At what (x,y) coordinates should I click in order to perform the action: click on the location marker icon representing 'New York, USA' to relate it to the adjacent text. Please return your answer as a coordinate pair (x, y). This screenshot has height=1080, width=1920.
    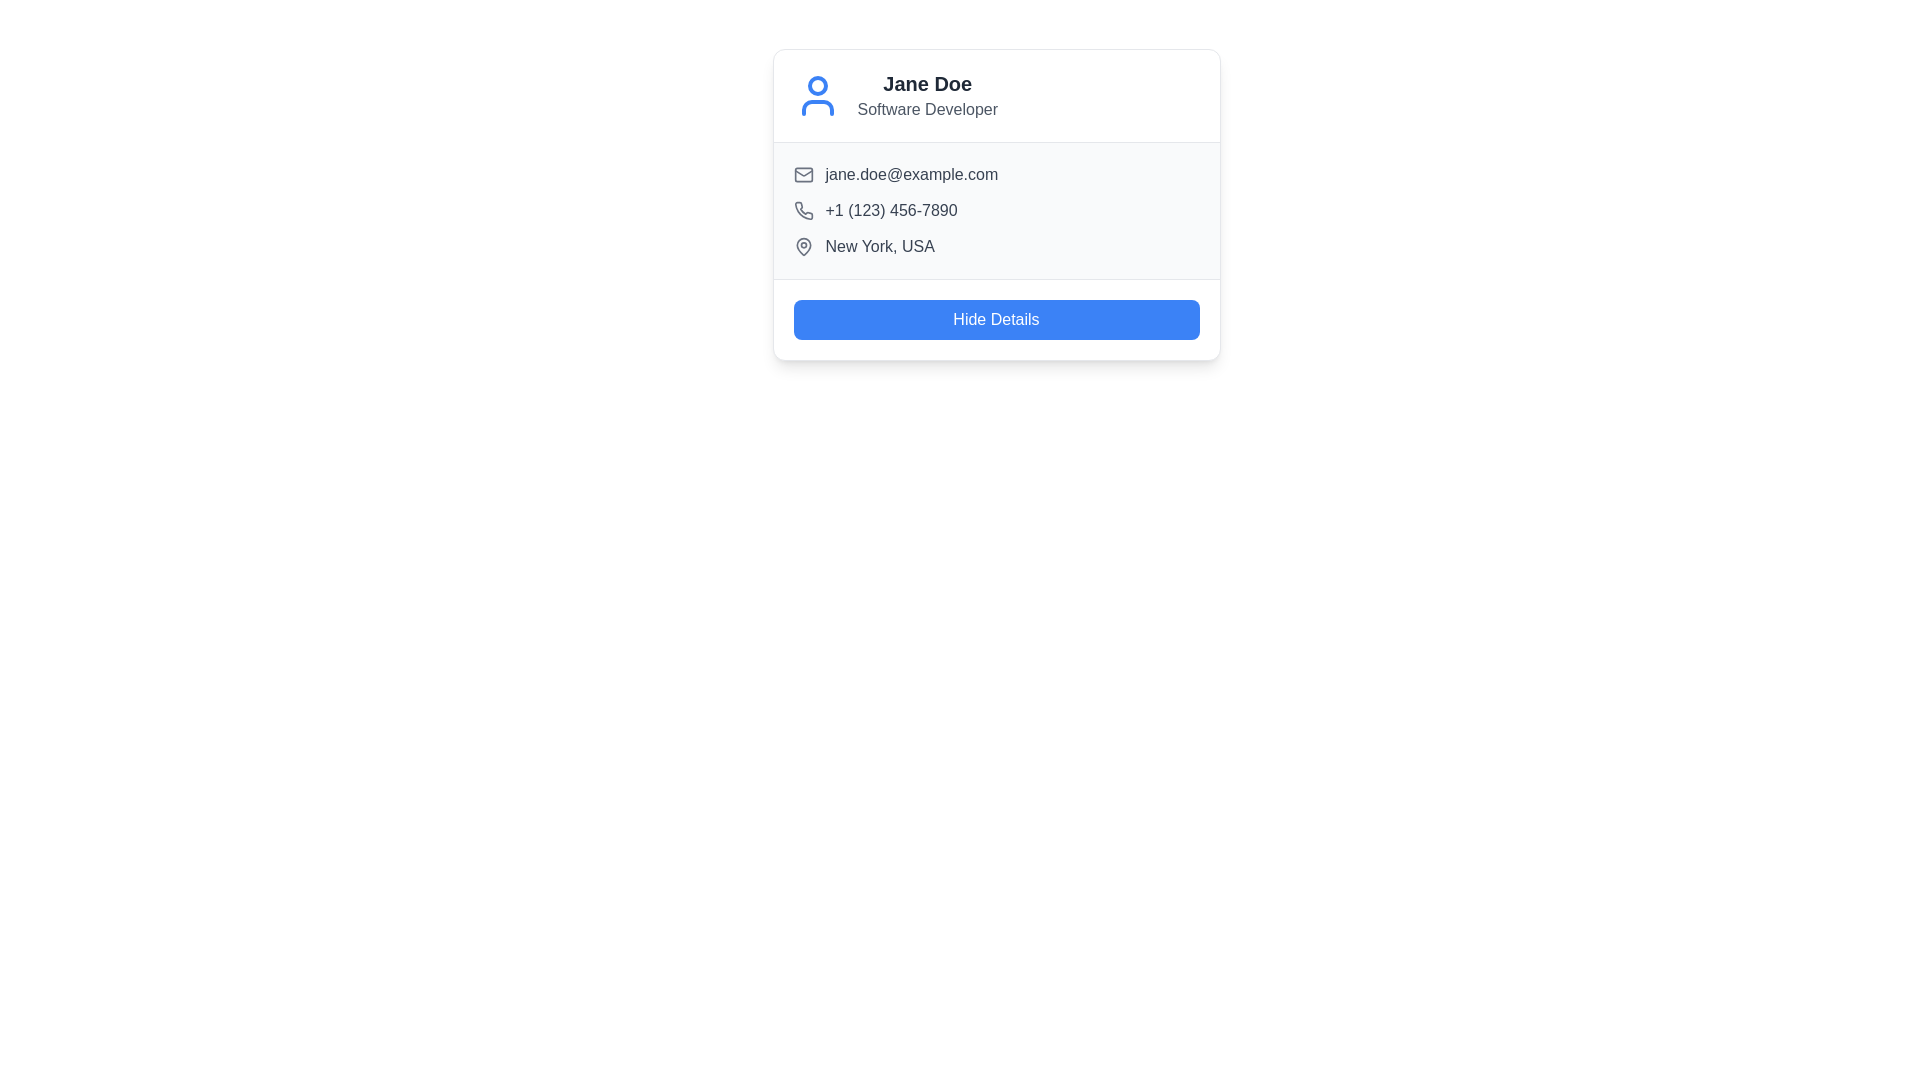
    Looking at the image, I should click on (803, 245).